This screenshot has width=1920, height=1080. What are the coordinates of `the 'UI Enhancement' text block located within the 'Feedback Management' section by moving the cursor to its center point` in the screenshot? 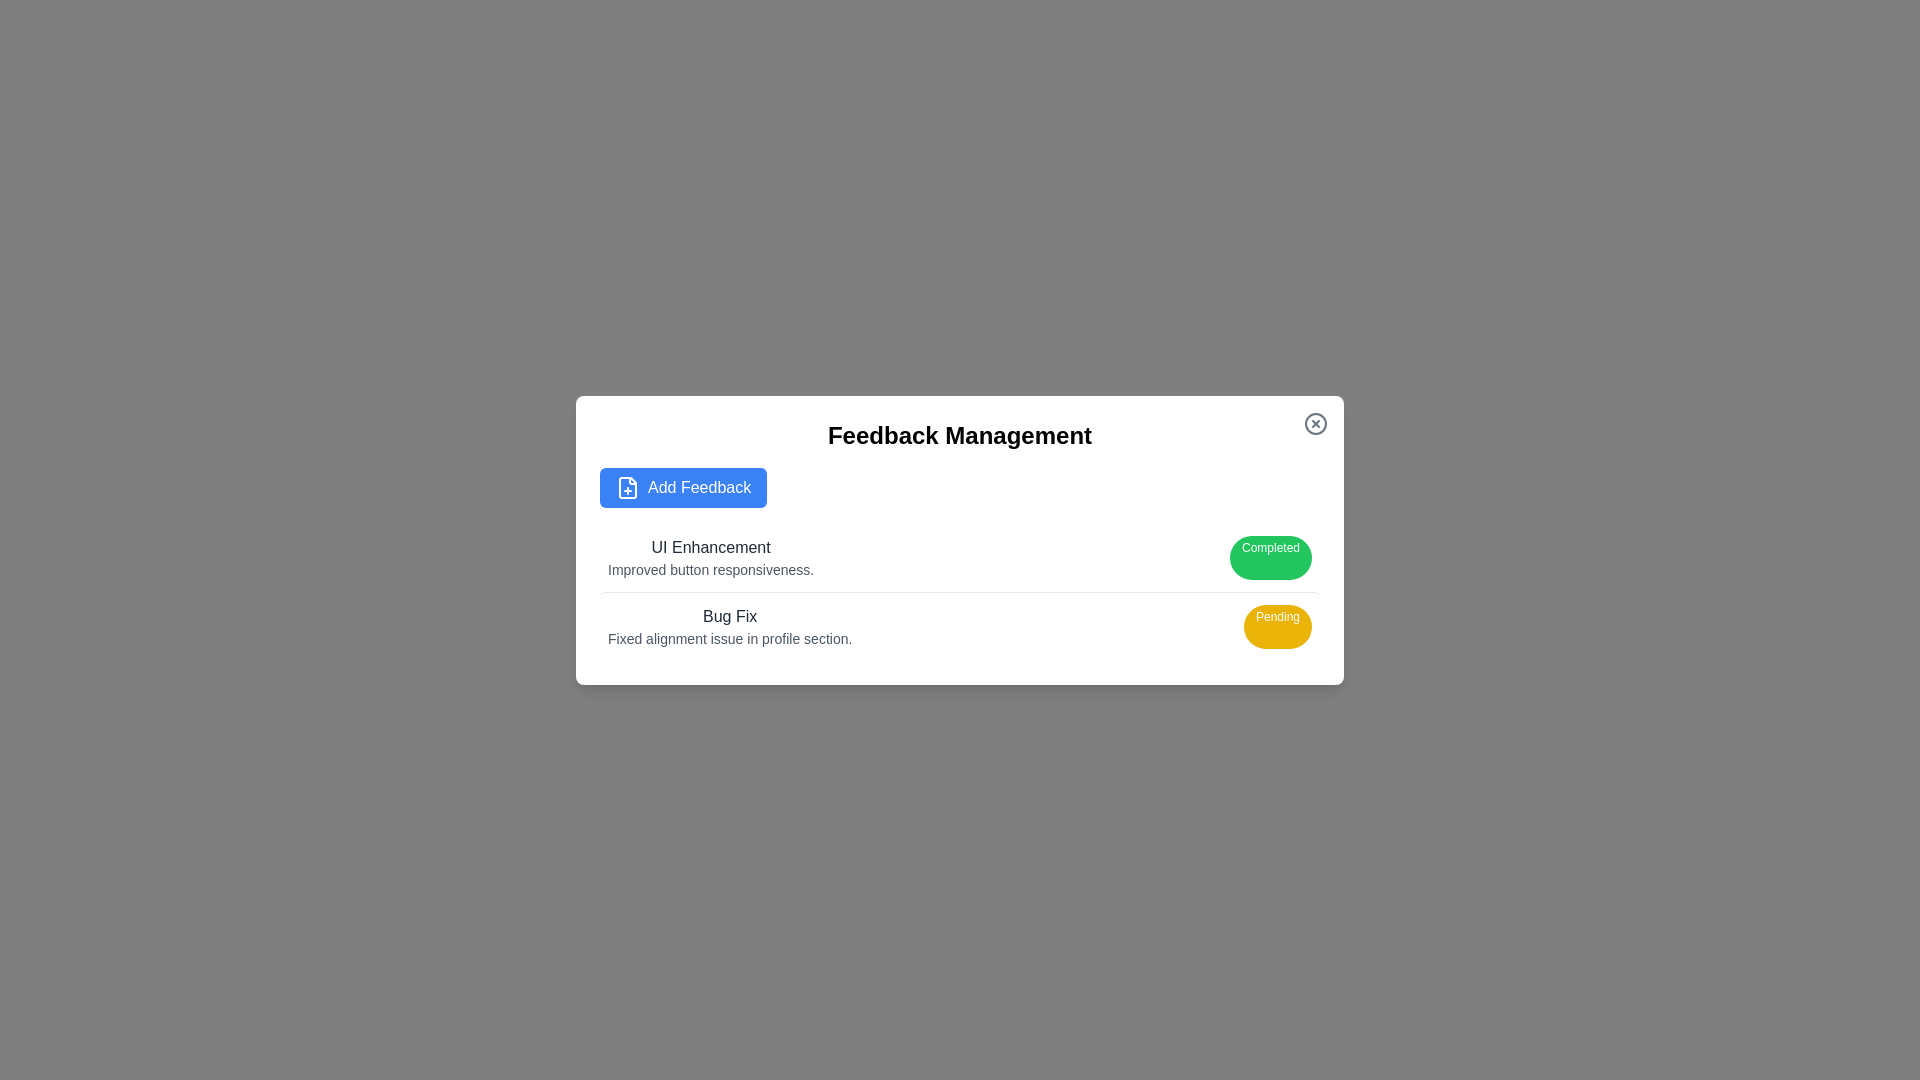 It's located at (711, 557).